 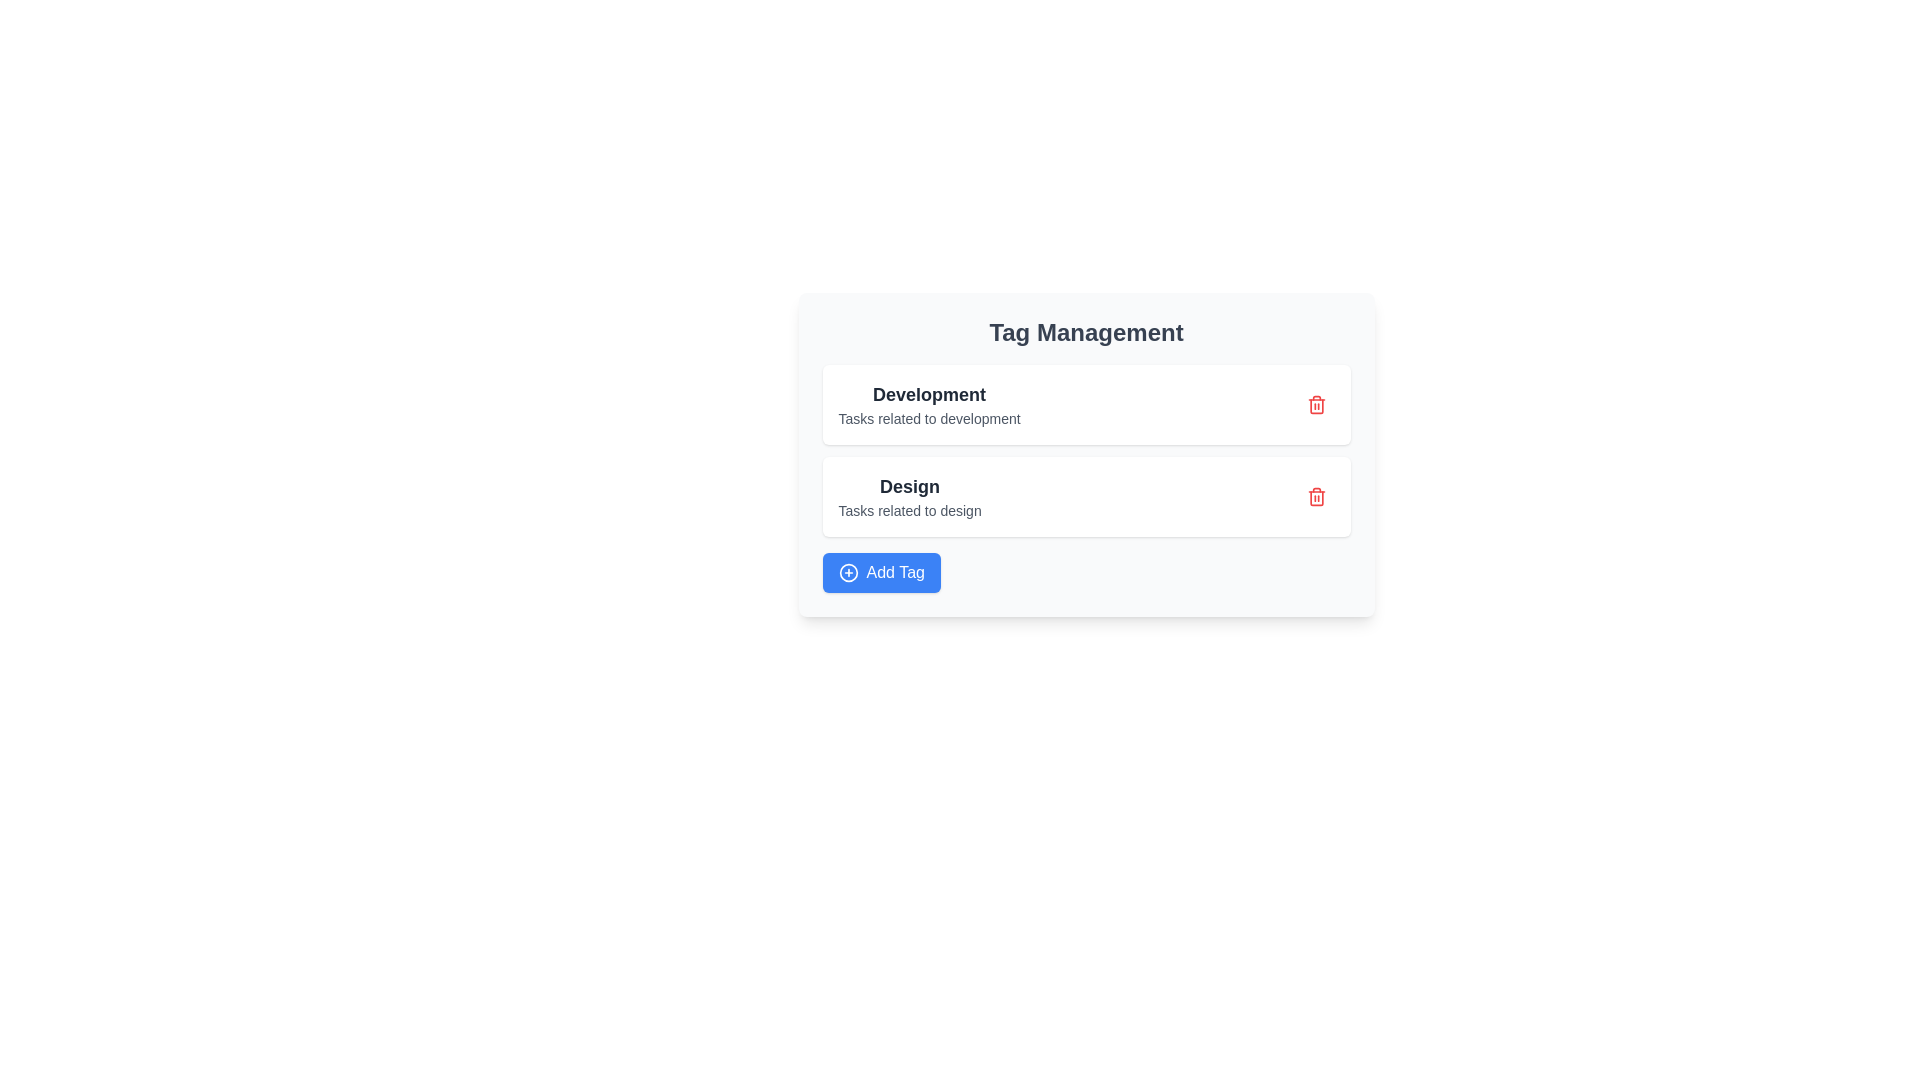 I want to click on the trash icon button styled in red, representing a delete action, located to the far right of the 'Design' section in the Tag Management list, so click(x=1316, y=496).